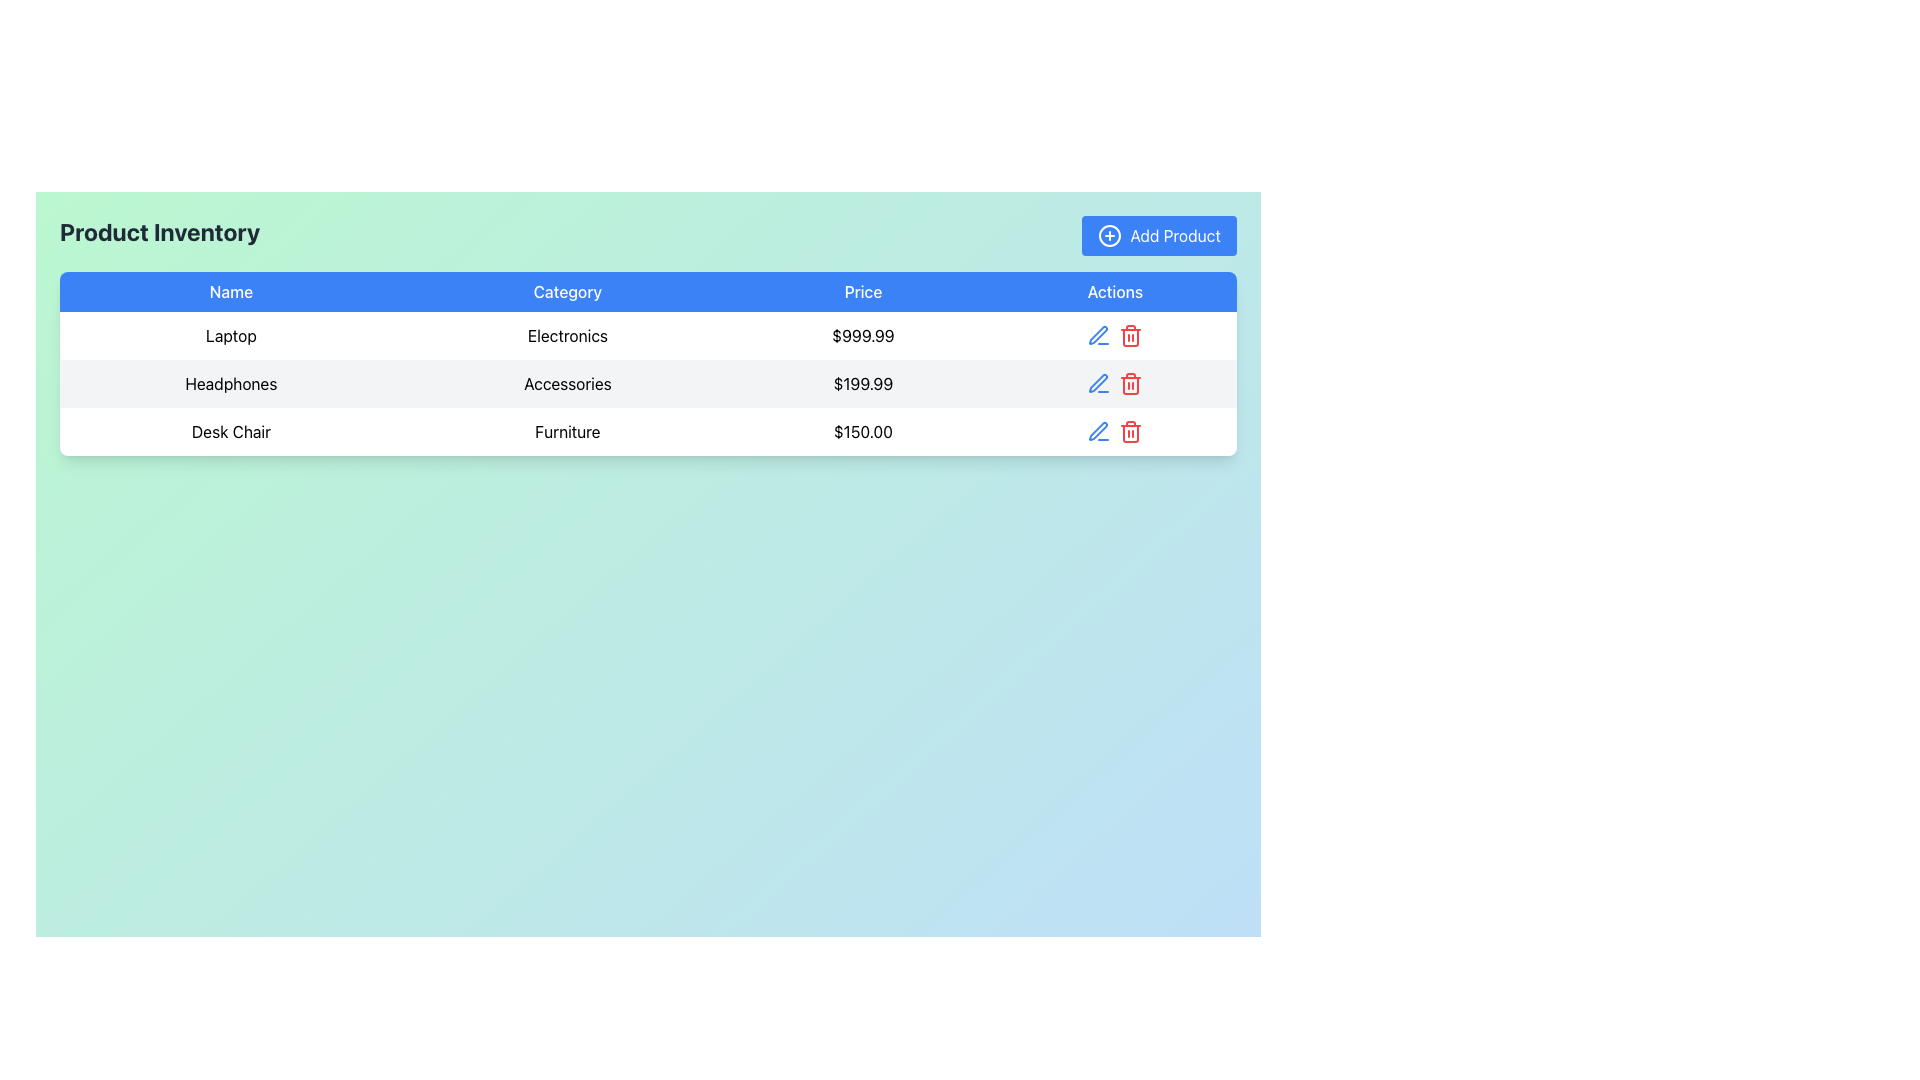 The width and height of the screenshot is (1920, 1080). I want to click on the text label displaying 'Furniture' in the third row of the 'Category' column, which is aligned with 'Desk Chair' and '$150.00', so click(566, 431).